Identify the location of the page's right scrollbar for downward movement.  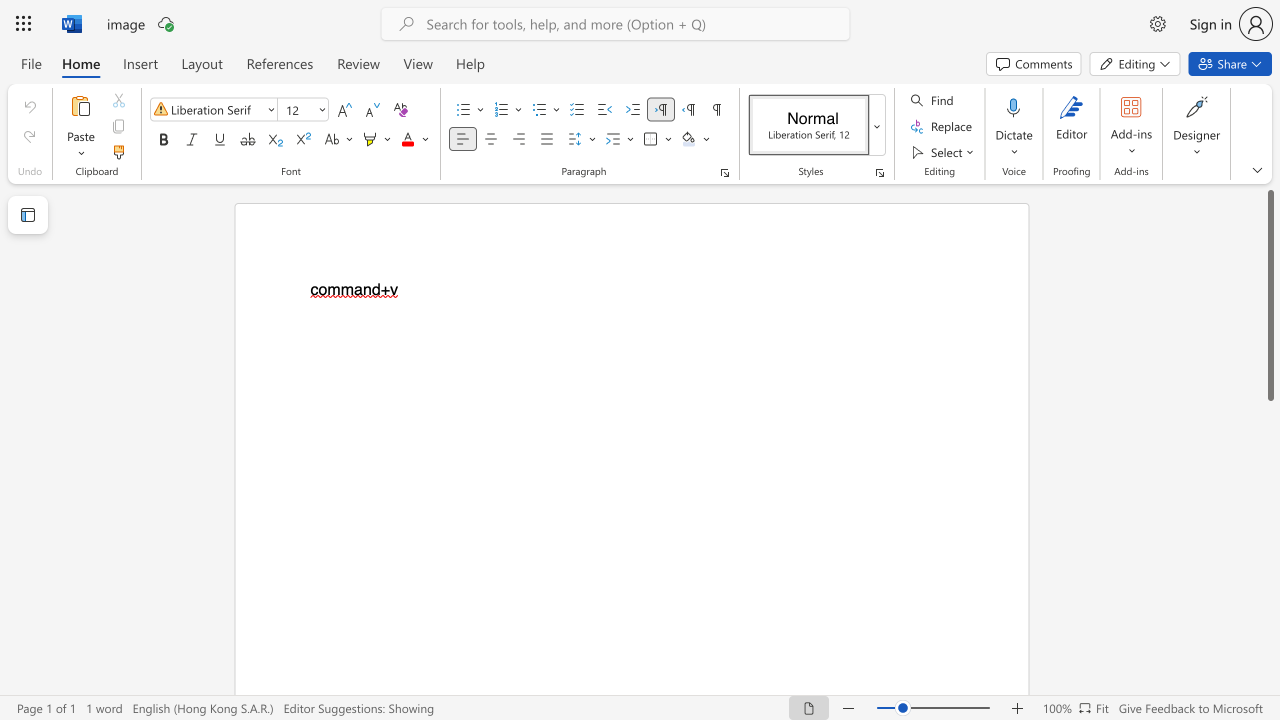
(1269, 660).